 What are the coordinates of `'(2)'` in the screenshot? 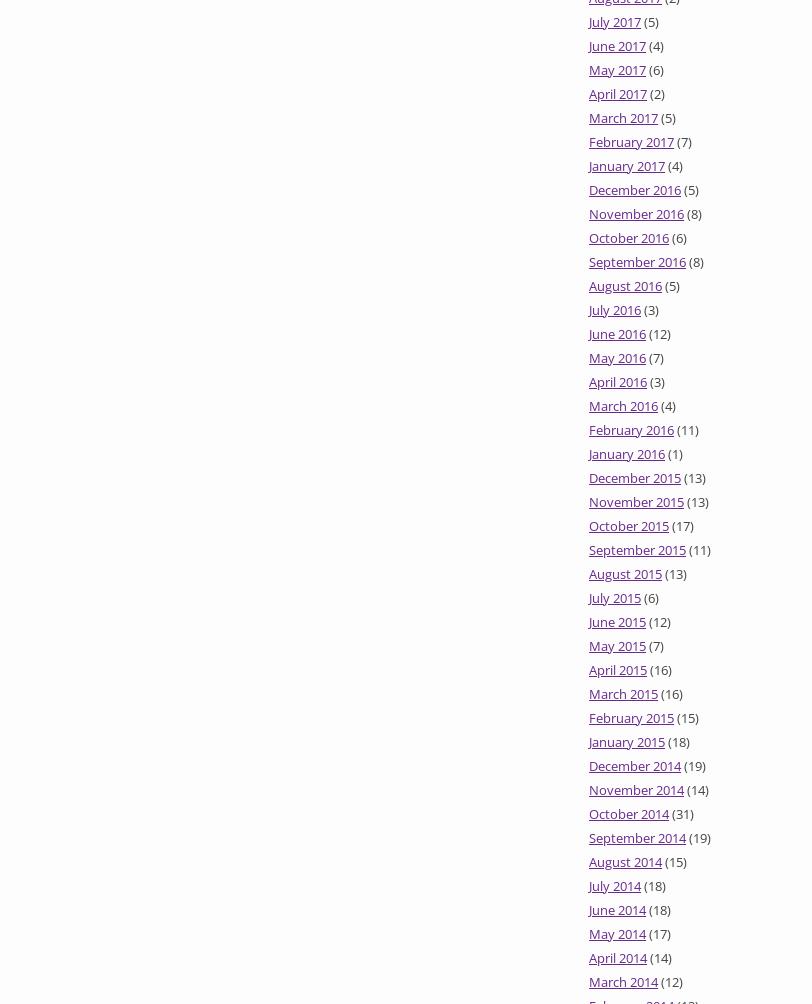 It's located at (647, 93).